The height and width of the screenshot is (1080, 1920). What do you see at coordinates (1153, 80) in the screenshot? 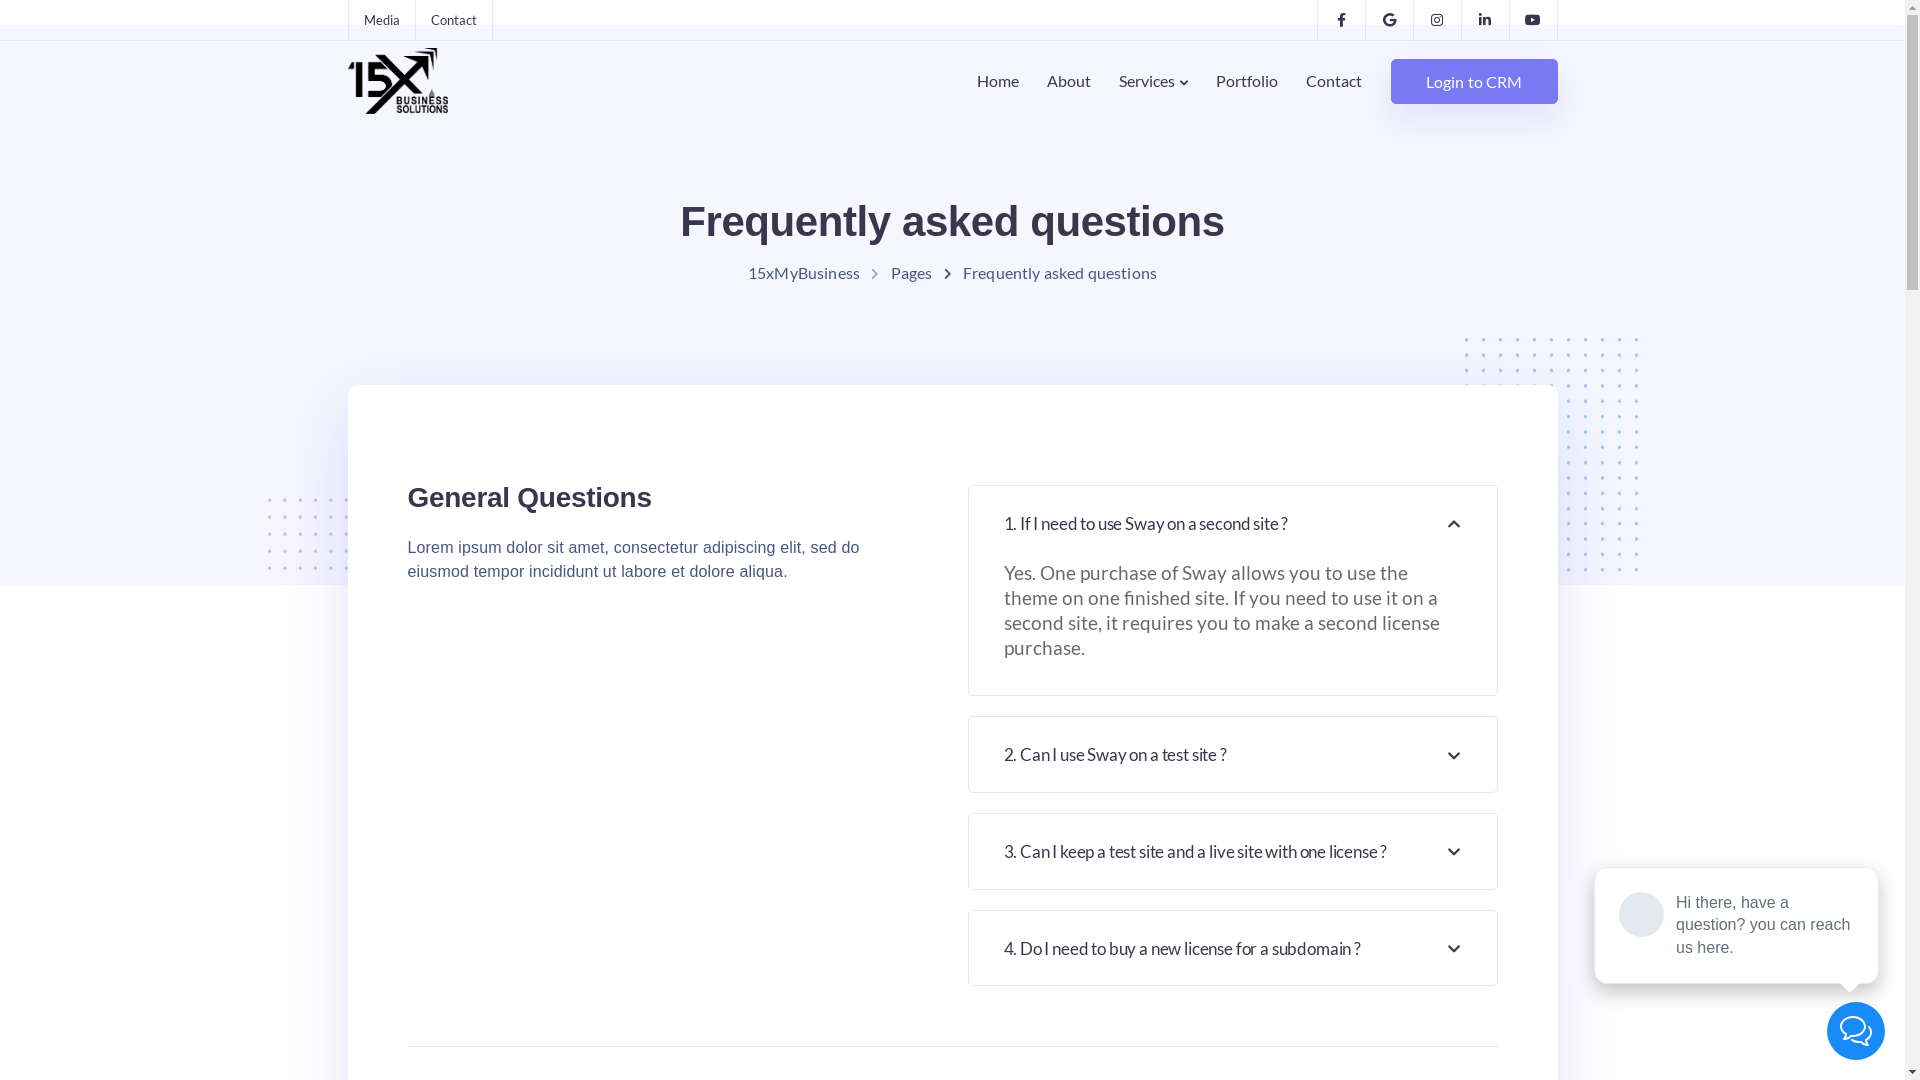
I see `'Services'` at bounding box center [1153, 80].